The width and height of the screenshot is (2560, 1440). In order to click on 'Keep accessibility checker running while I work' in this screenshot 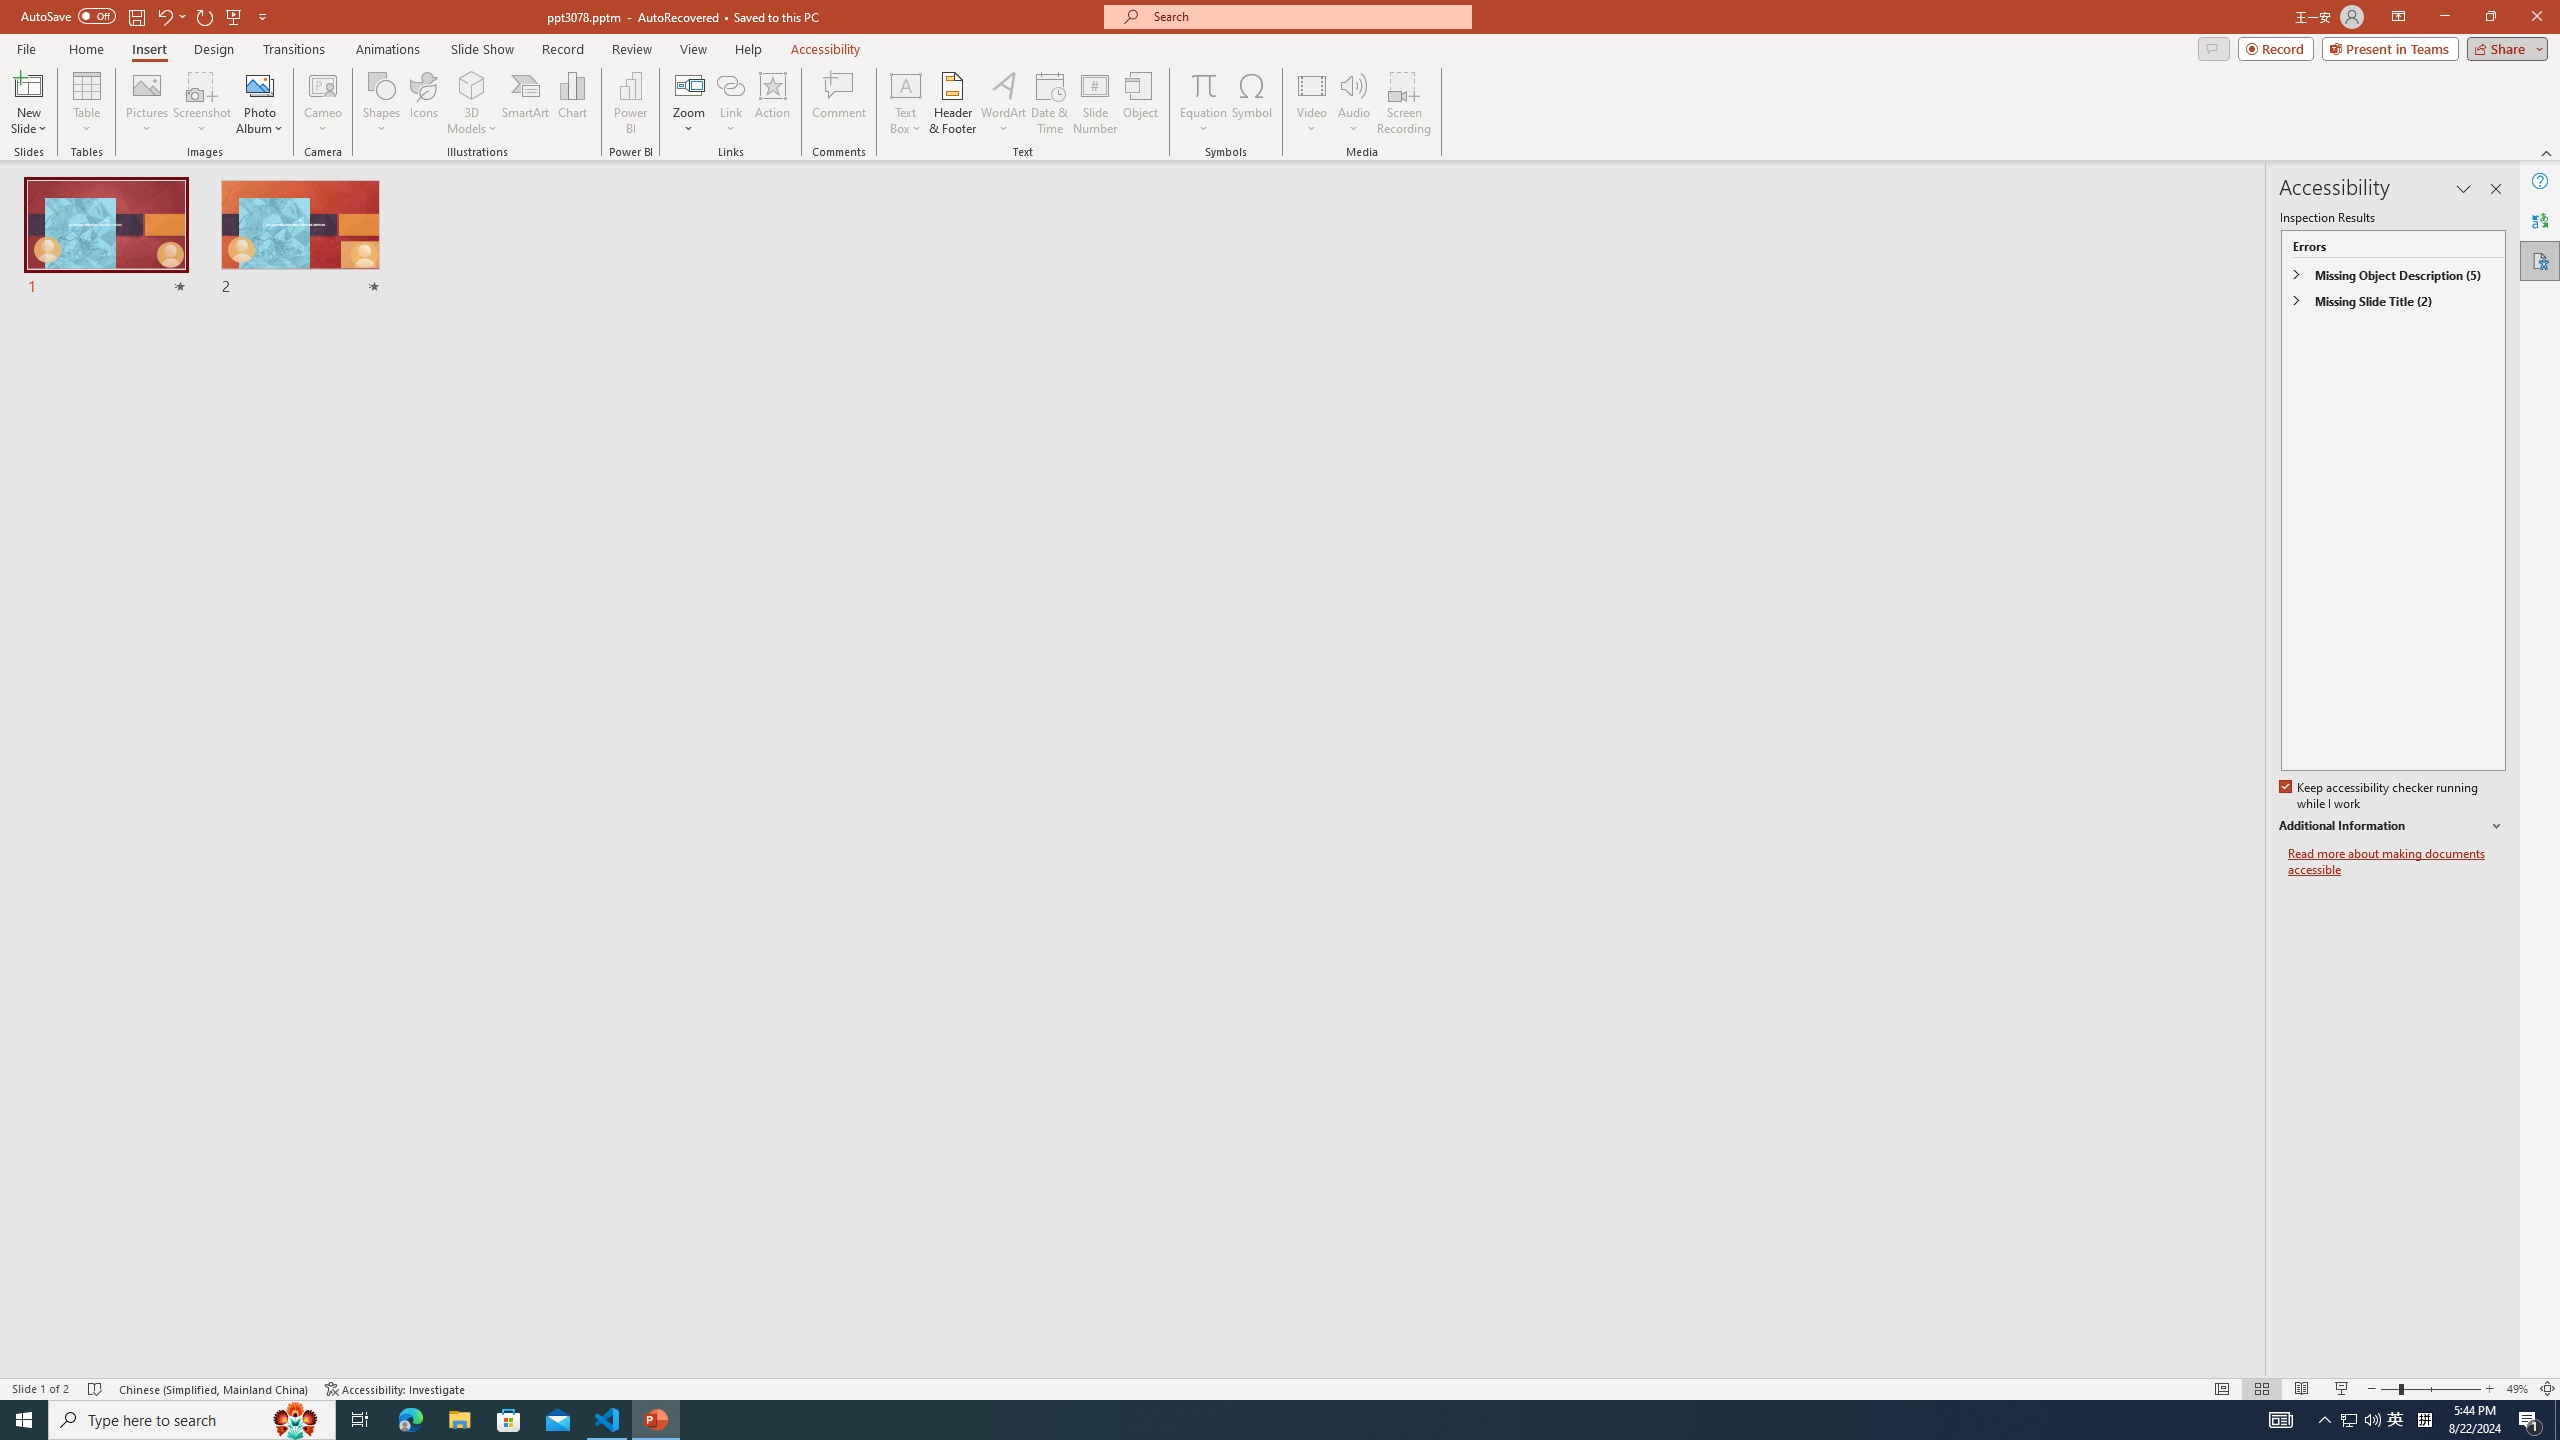, I will do `click(2380, 796)`.